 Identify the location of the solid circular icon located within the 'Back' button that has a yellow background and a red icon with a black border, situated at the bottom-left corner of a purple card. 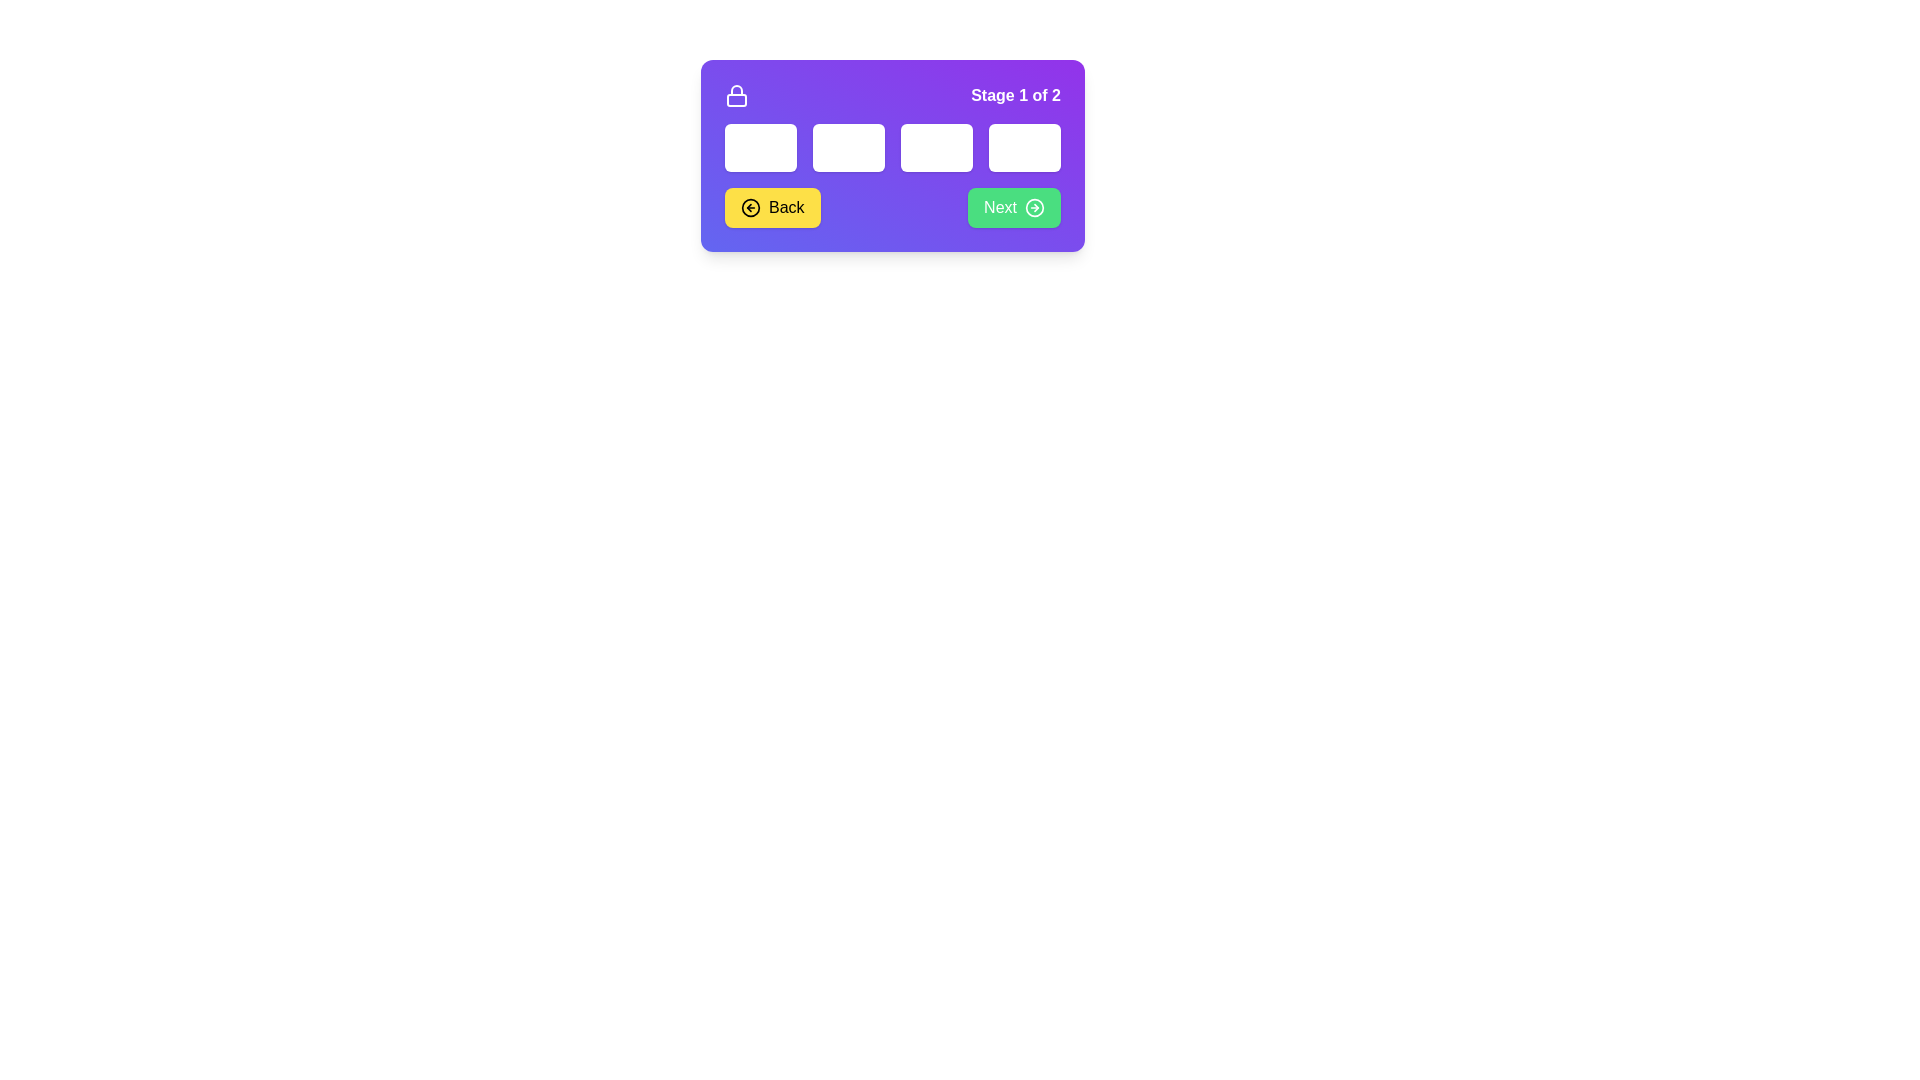
(749, 208).